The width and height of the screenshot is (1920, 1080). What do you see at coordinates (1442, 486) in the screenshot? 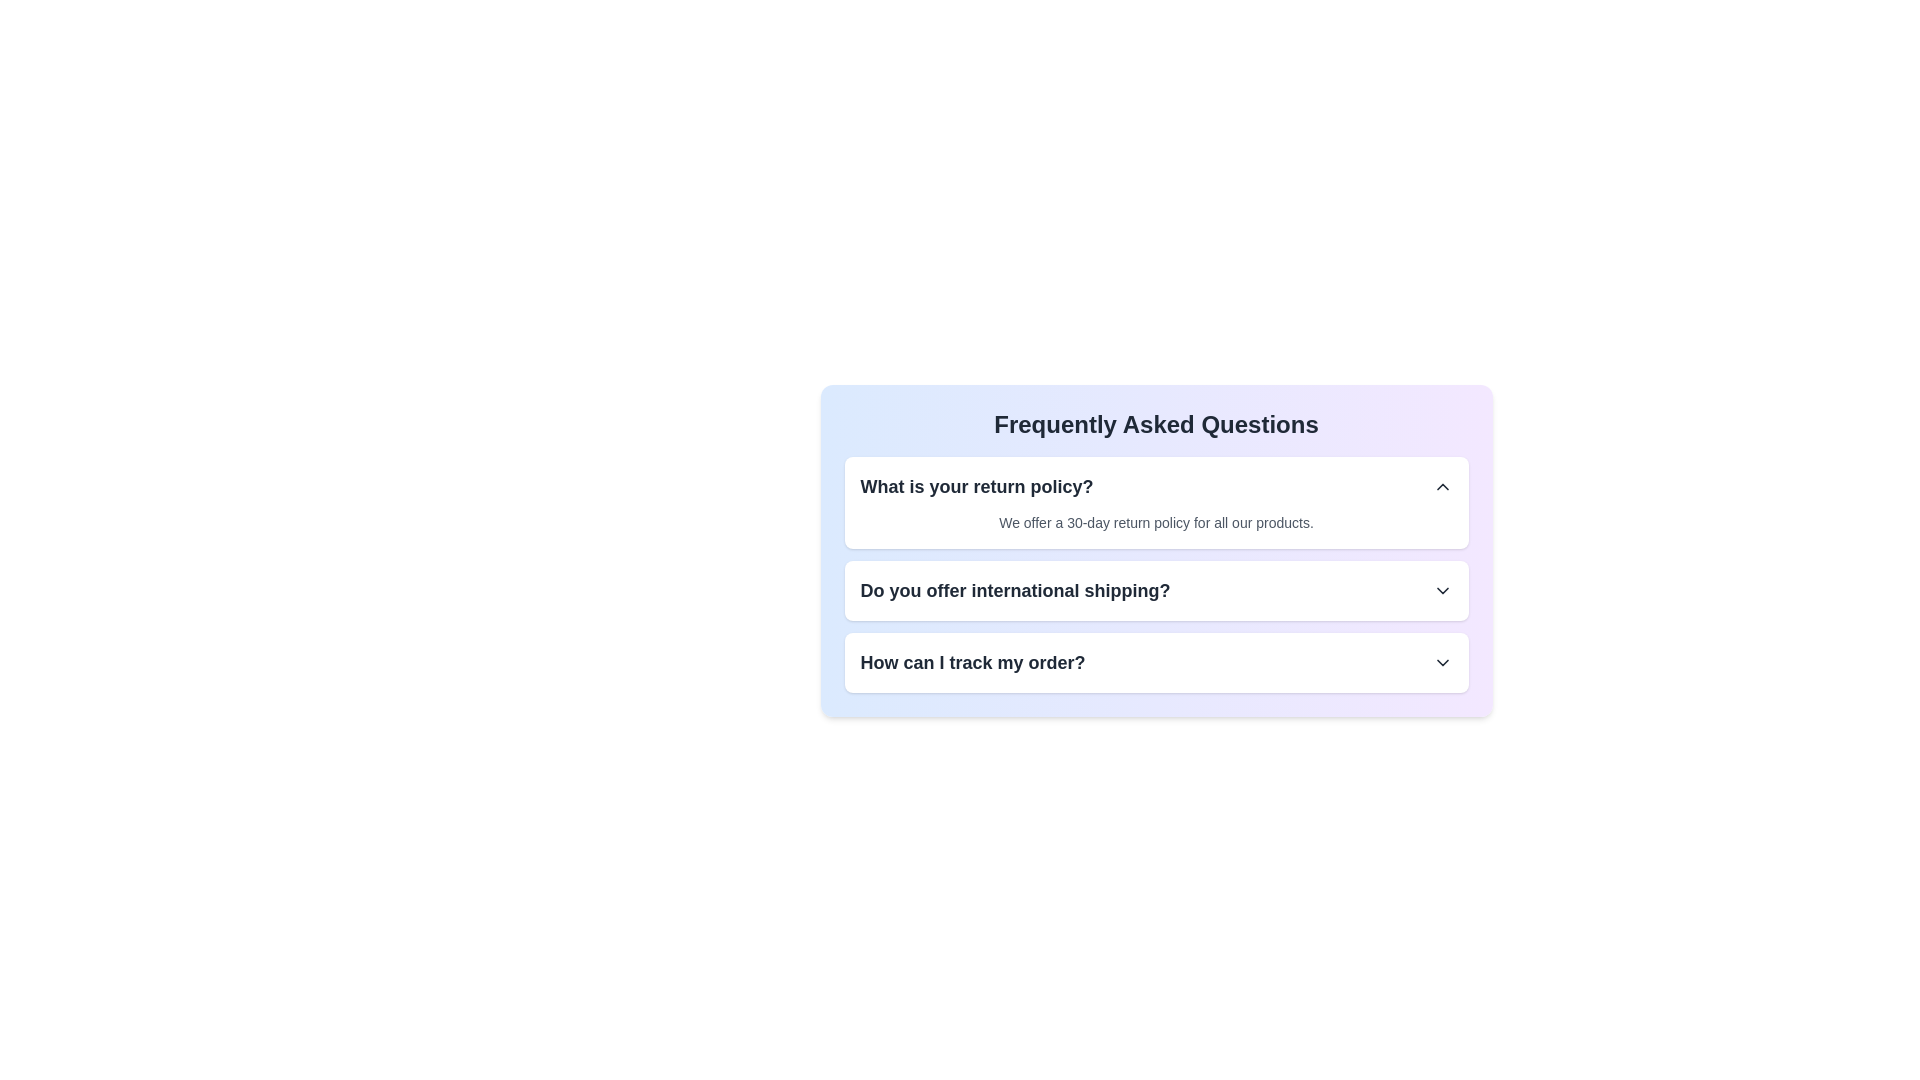
I see `the expand/collapse icon next to the FAQ with the question 'What is your return policy?'` at bounding box center [1442, 486].